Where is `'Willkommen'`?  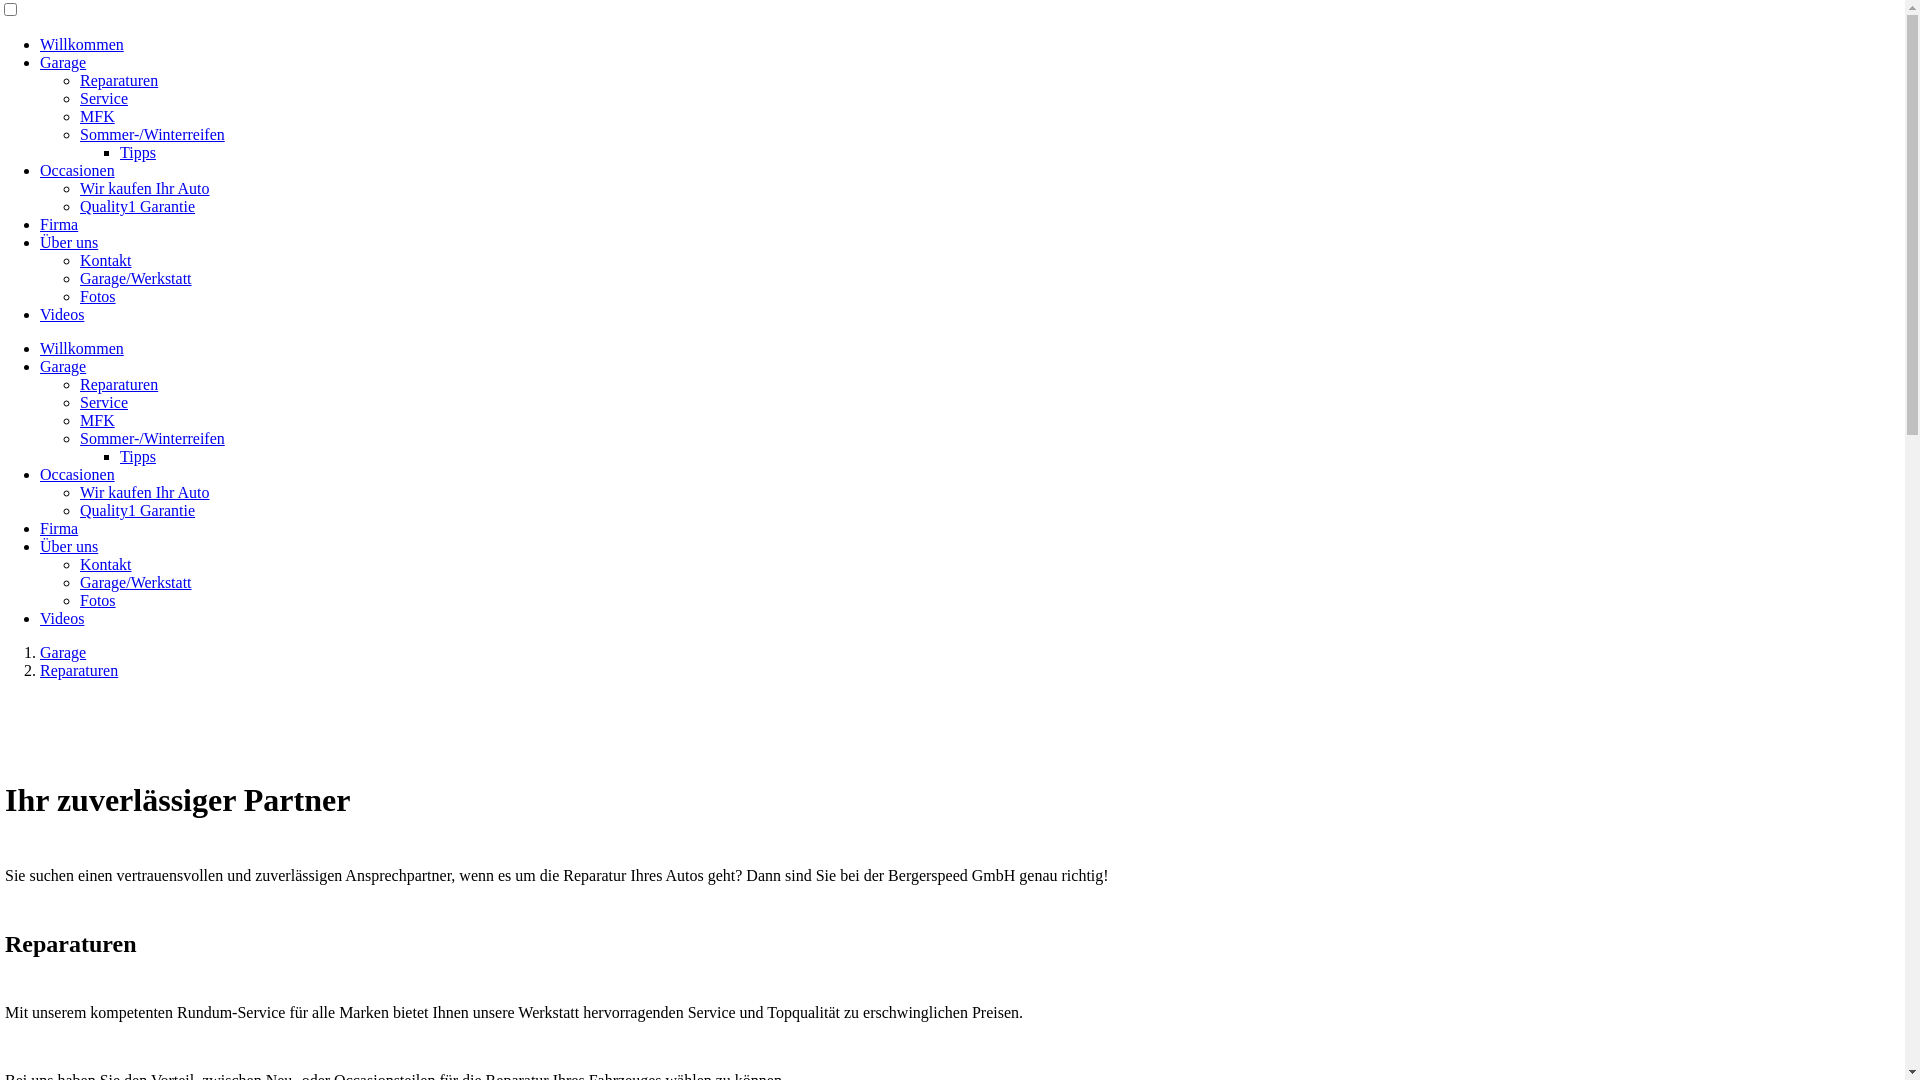 'Willkommen' is located at coordinates (80, 44).